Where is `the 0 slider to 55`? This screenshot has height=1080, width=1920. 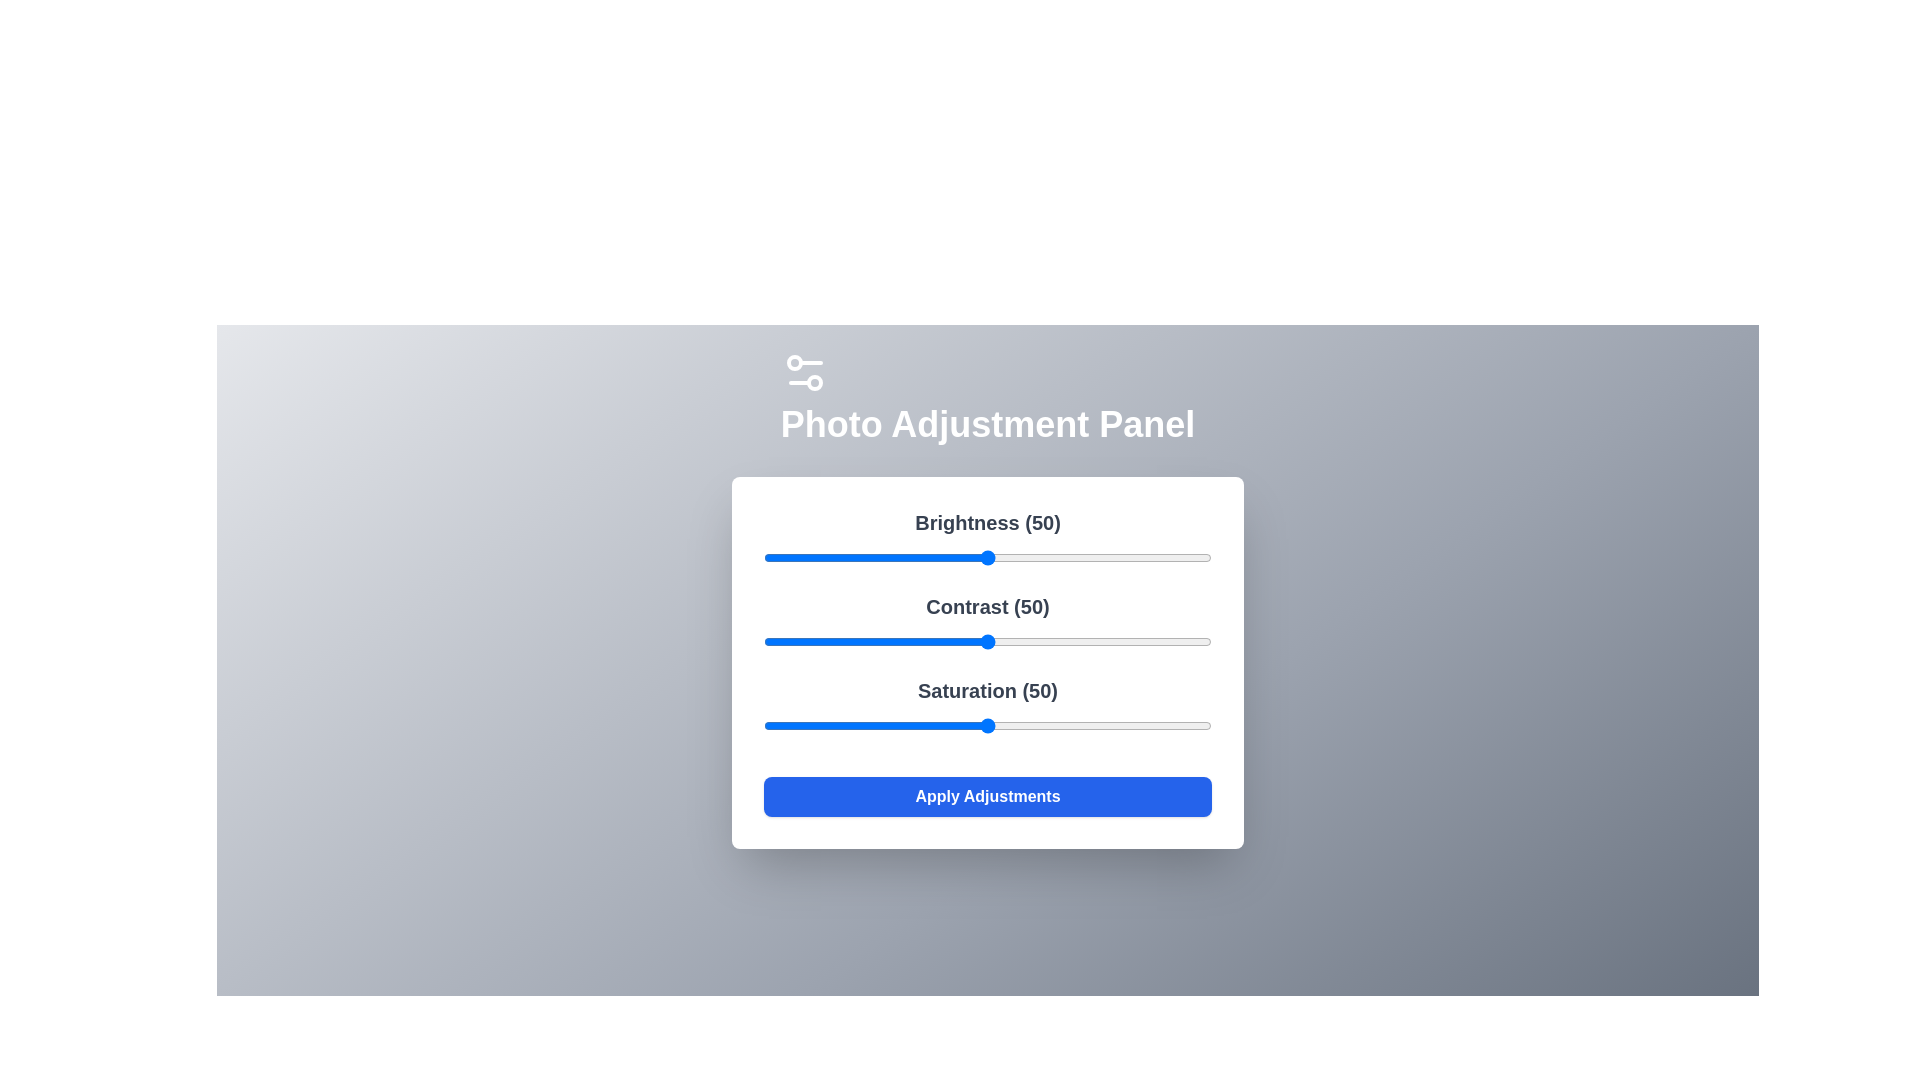
the 0 slider to 55 is located at coordinates (1010, 558).